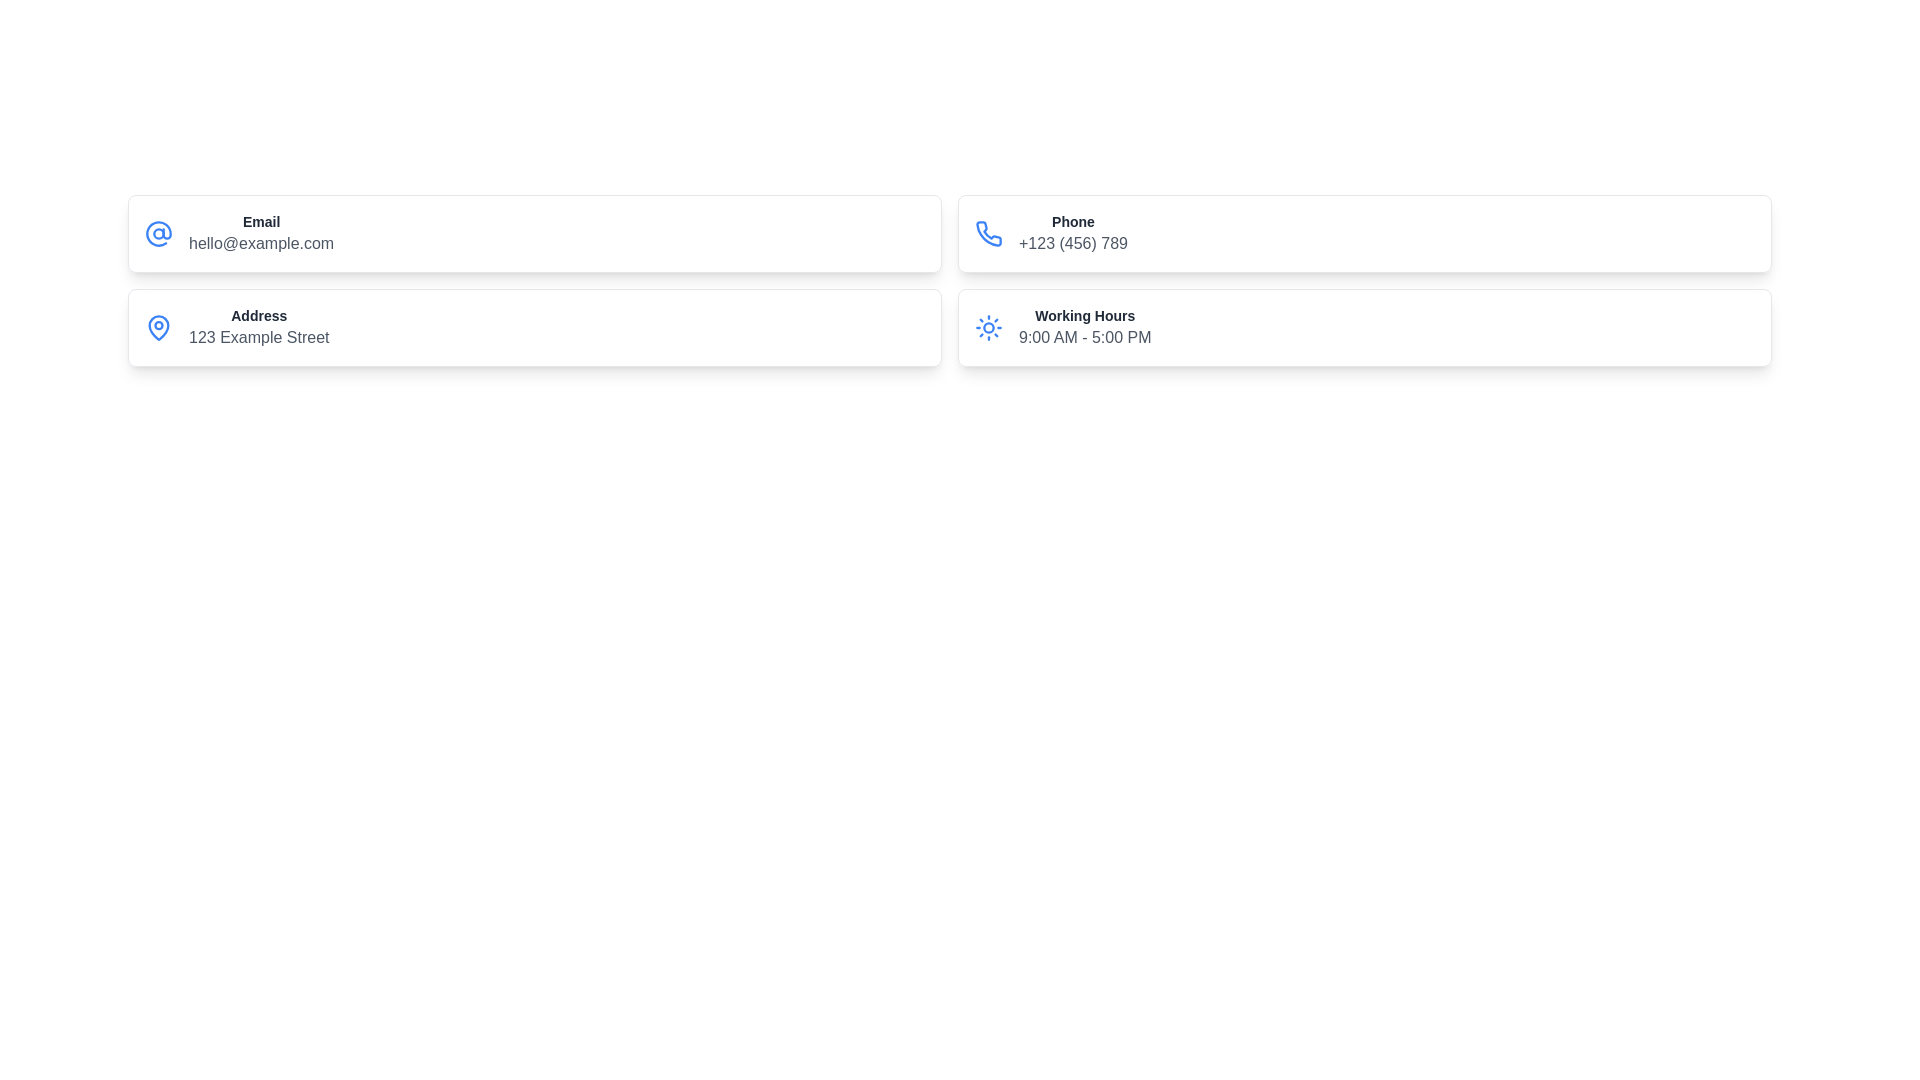  What do you see at coordinates (988, 232) in the screenshot?
I see `the blue phone handset icon located in the top right card of the interface, which is associated with the contact information` at bounding box center [988, 232].